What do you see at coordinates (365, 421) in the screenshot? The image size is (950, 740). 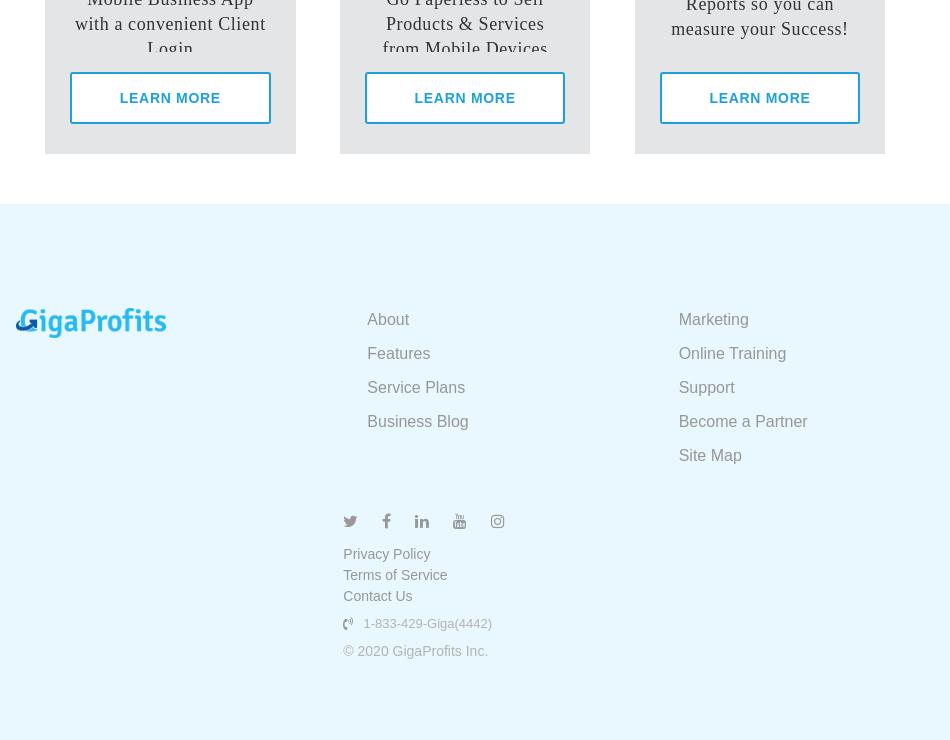 I see `'Business Blog'` at bounding box center [365, 421].